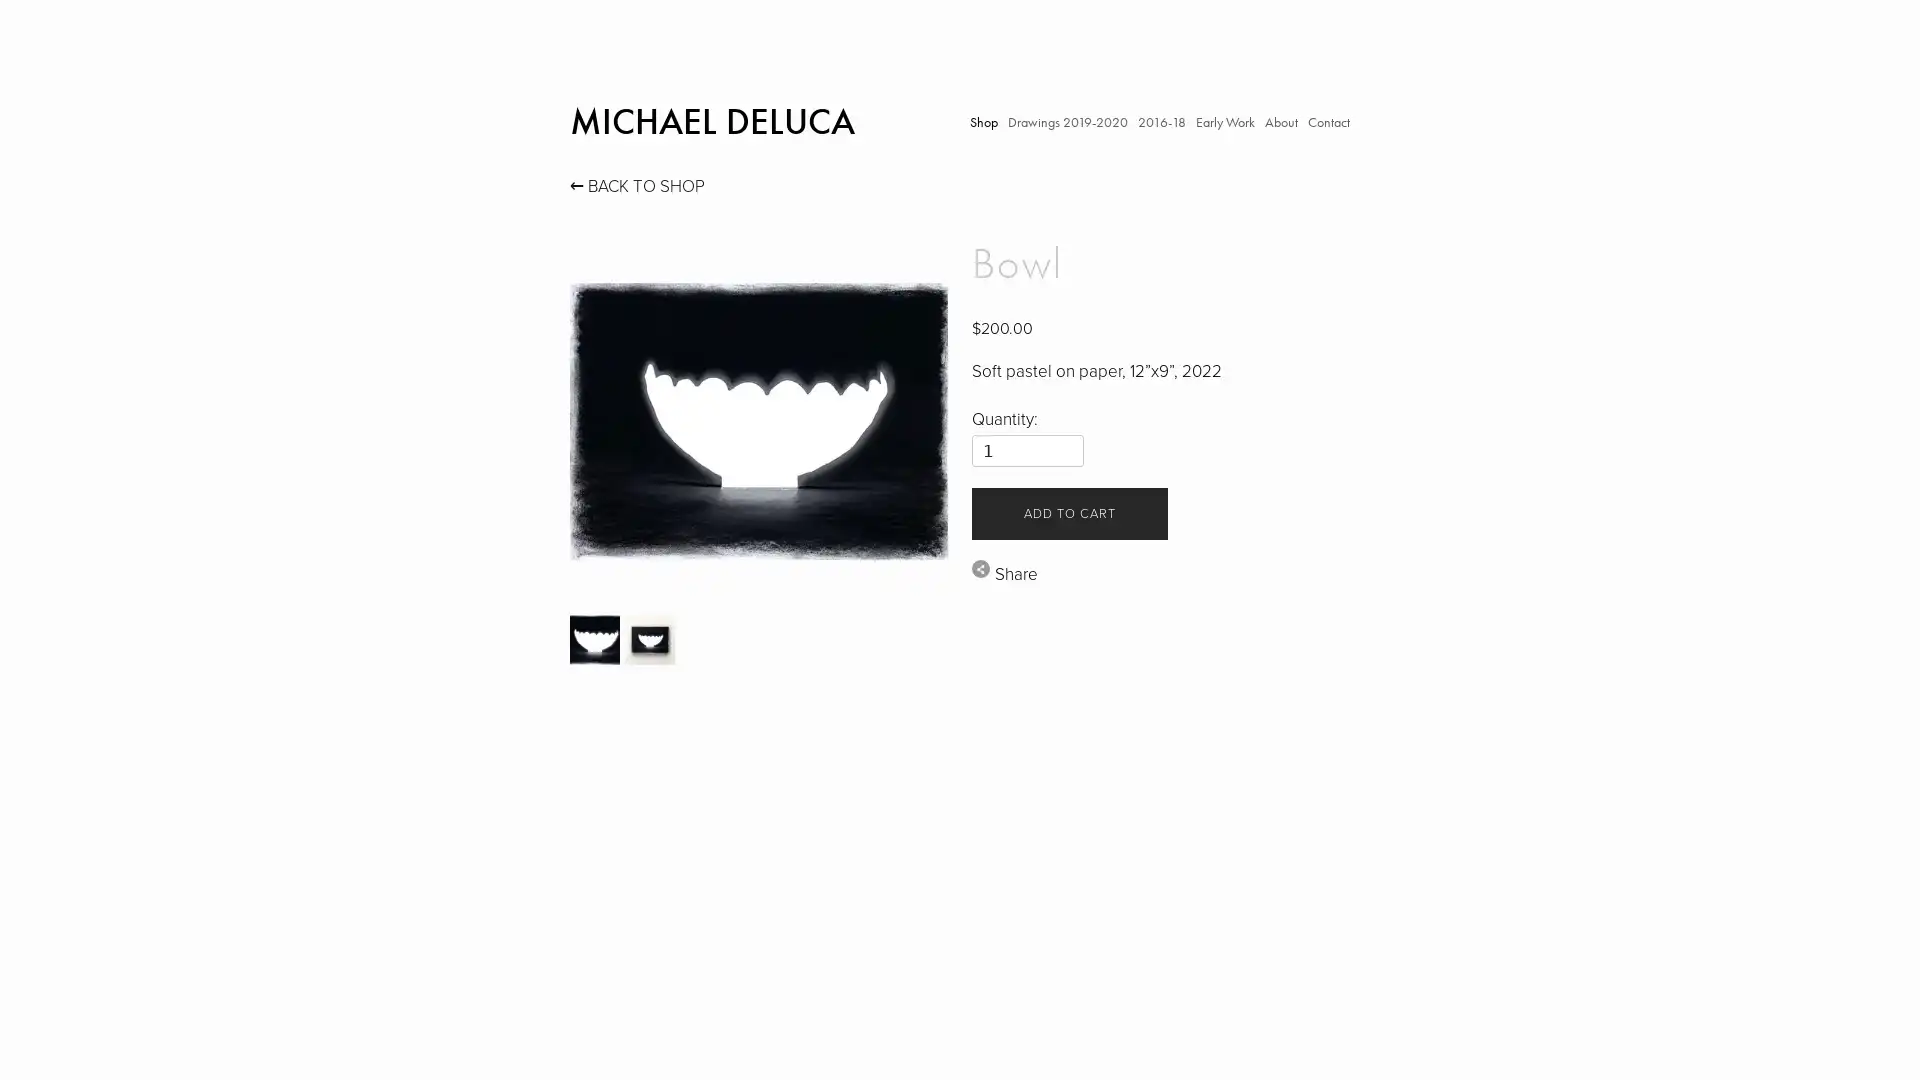 The image size is (1920, 1080). What do you see at coordinates (1068, 512) in the screenshot?
I see `ADD TO CART` at bounding box center [1068, 512].